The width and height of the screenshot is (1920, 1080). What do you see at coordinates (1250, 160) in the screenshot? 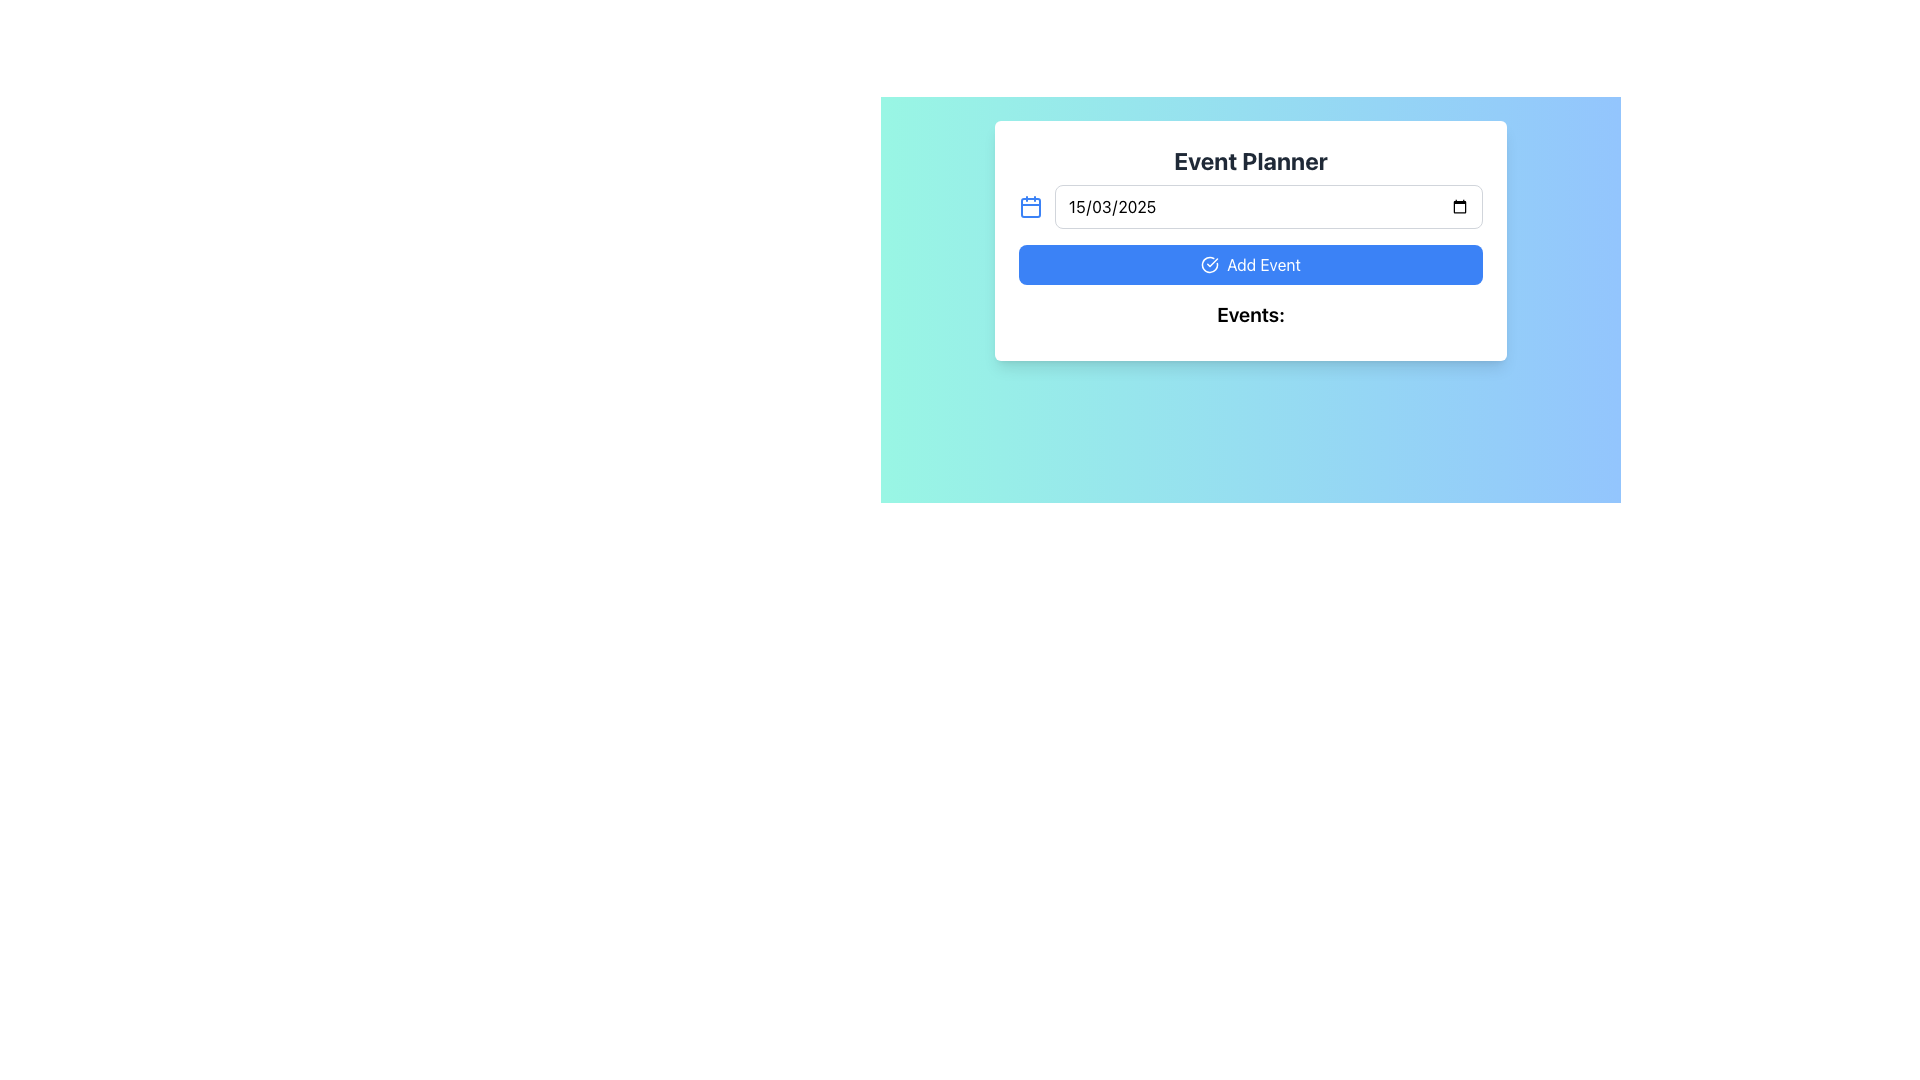
I see `the non-interactive heading titled 'Event Planner', which is centrally aligned at the top of the interface` at bounding box center [1250, 160].